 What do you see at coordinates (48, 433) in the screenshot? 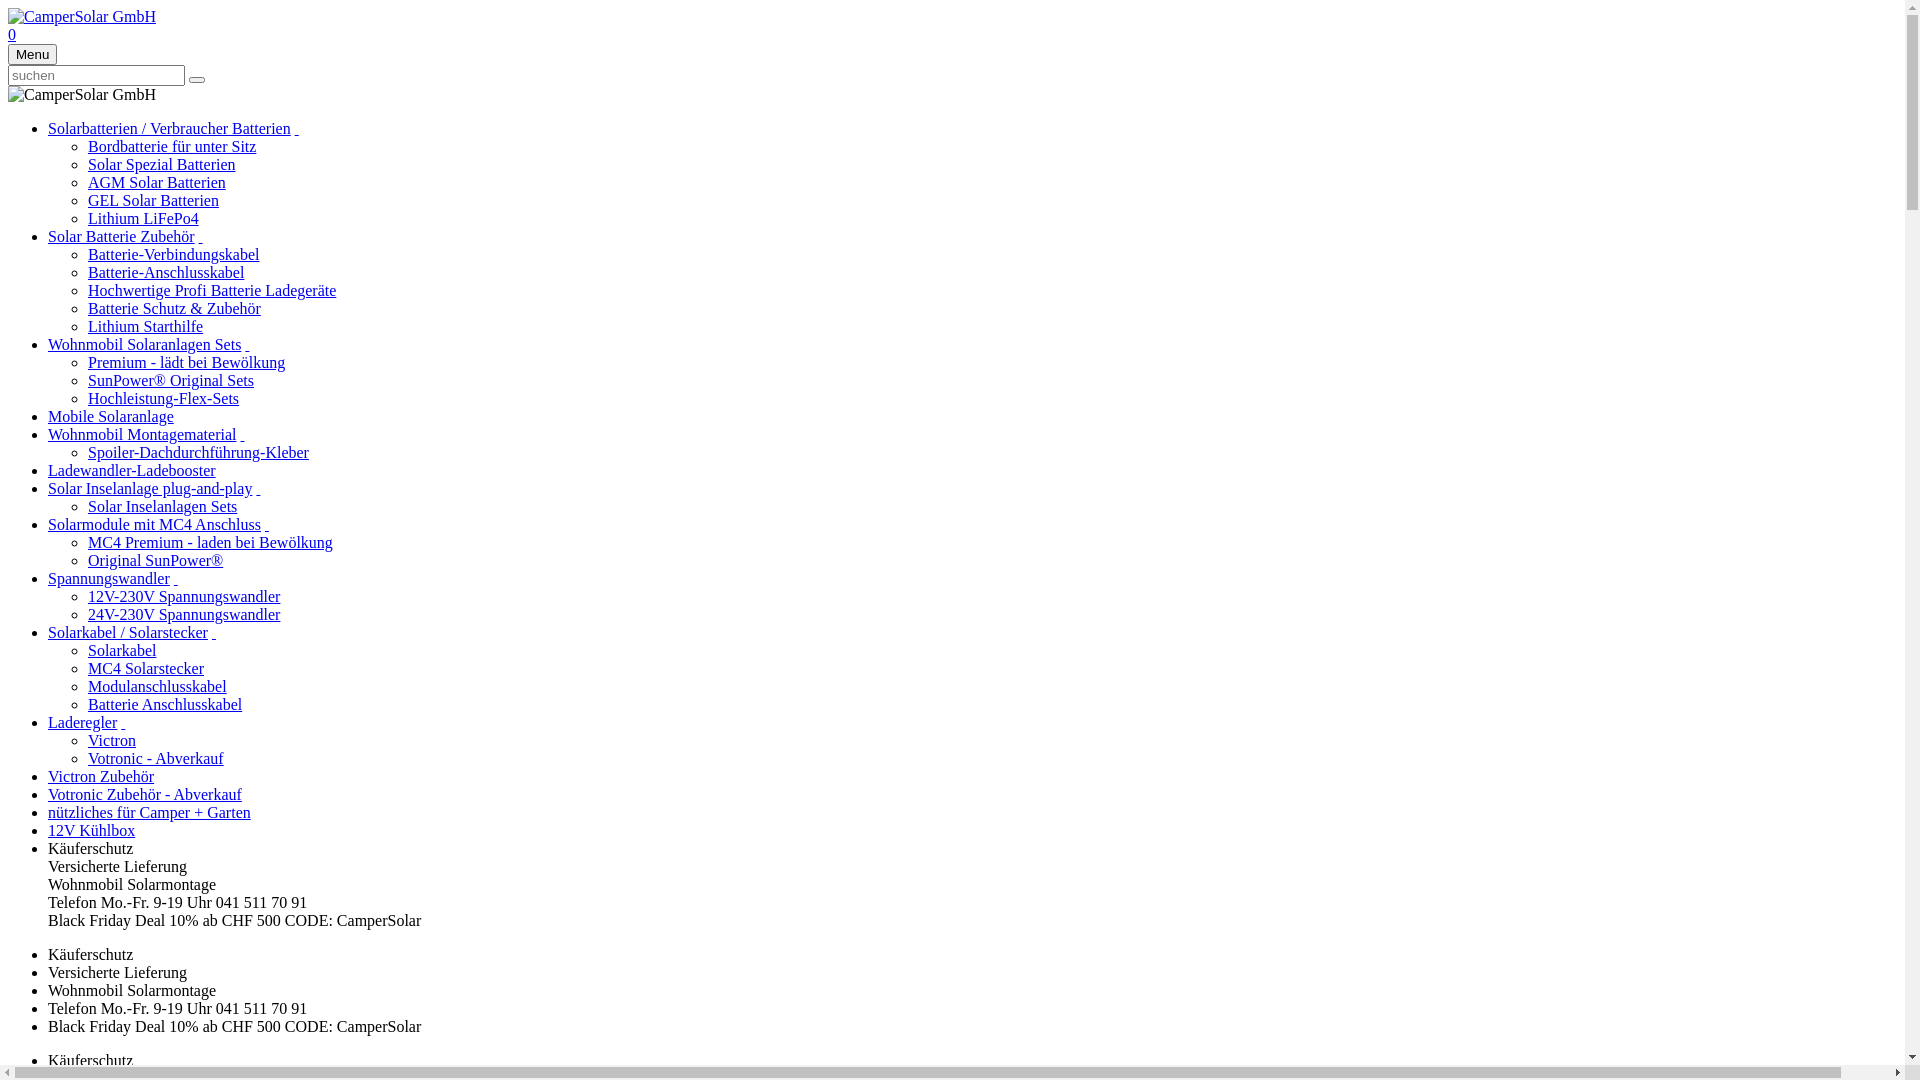
I see `'Wohnmobil Montagematerial'` at bounding box center [48, 433].